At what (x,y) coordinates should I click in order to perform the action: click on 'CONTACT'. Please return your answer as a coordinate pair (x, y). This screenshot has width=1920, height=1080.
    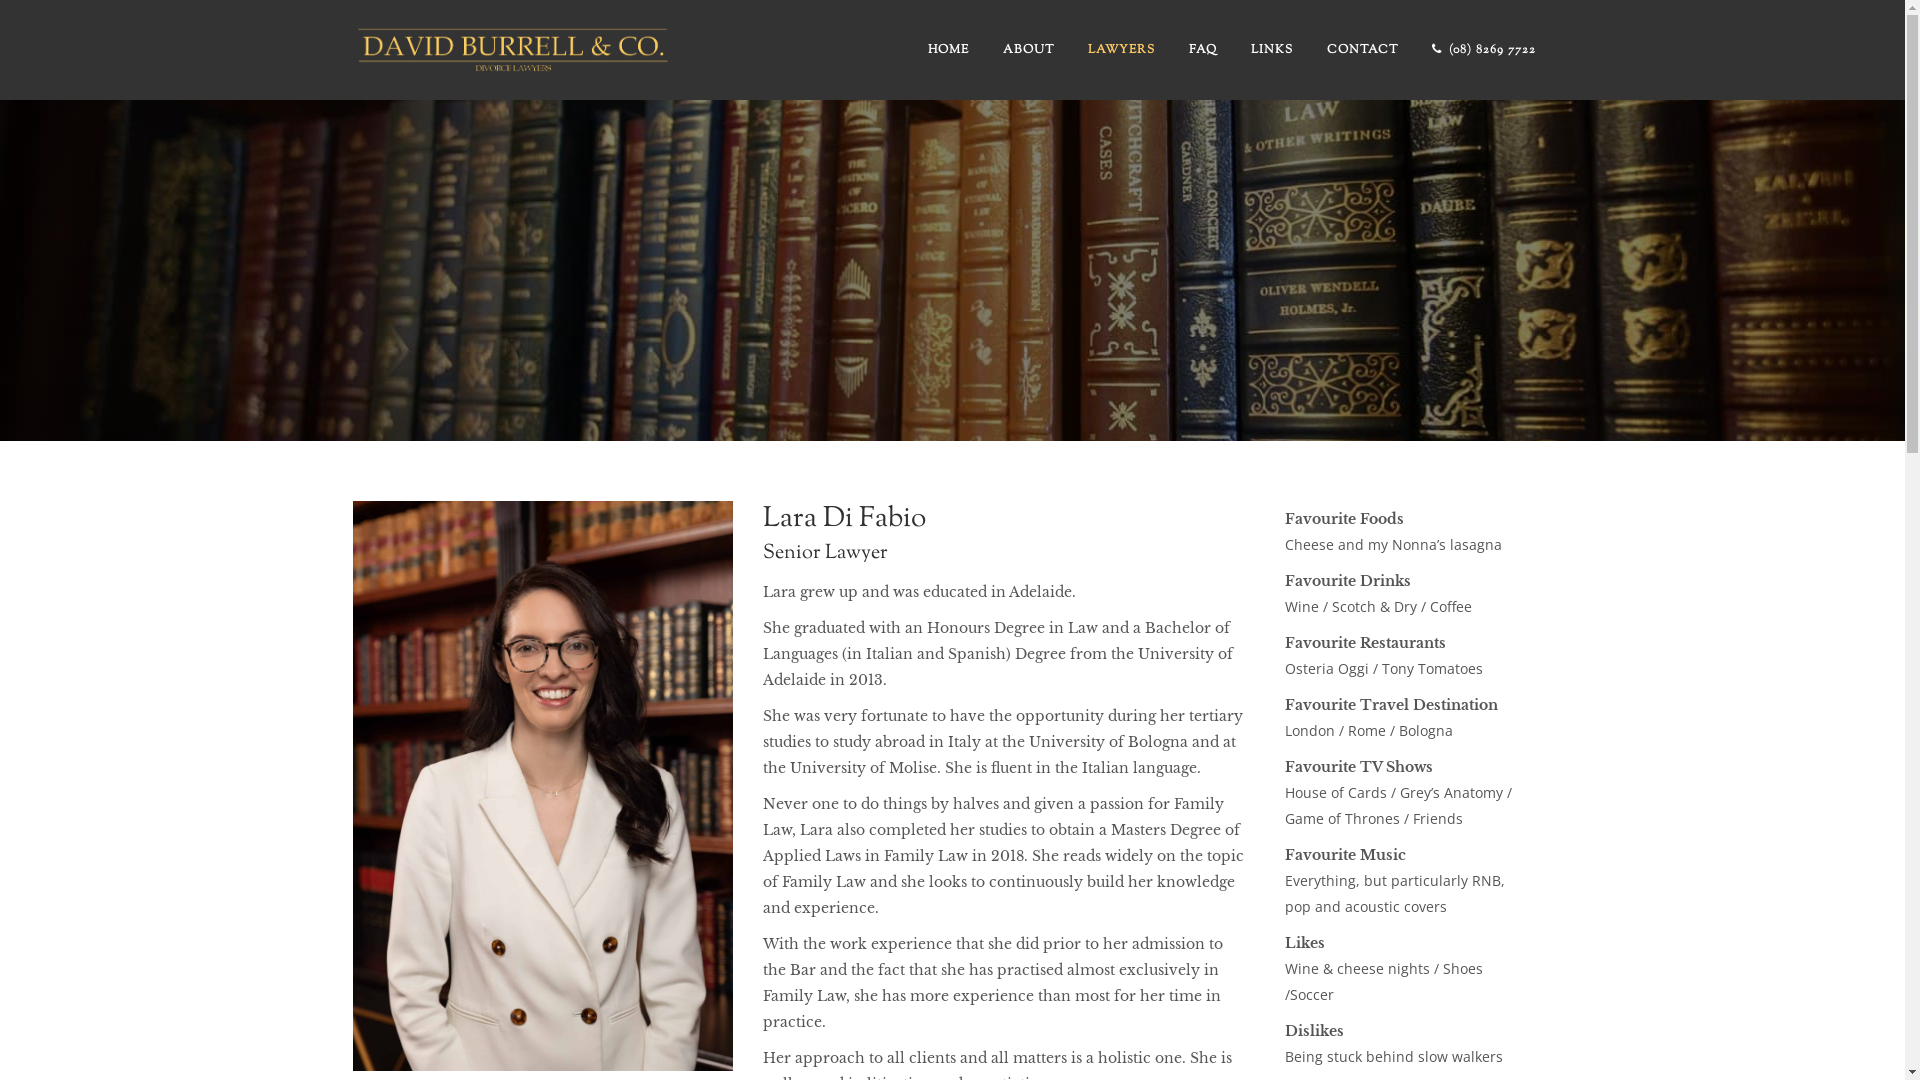
    Looking at the image, I should click on (1361, 49).